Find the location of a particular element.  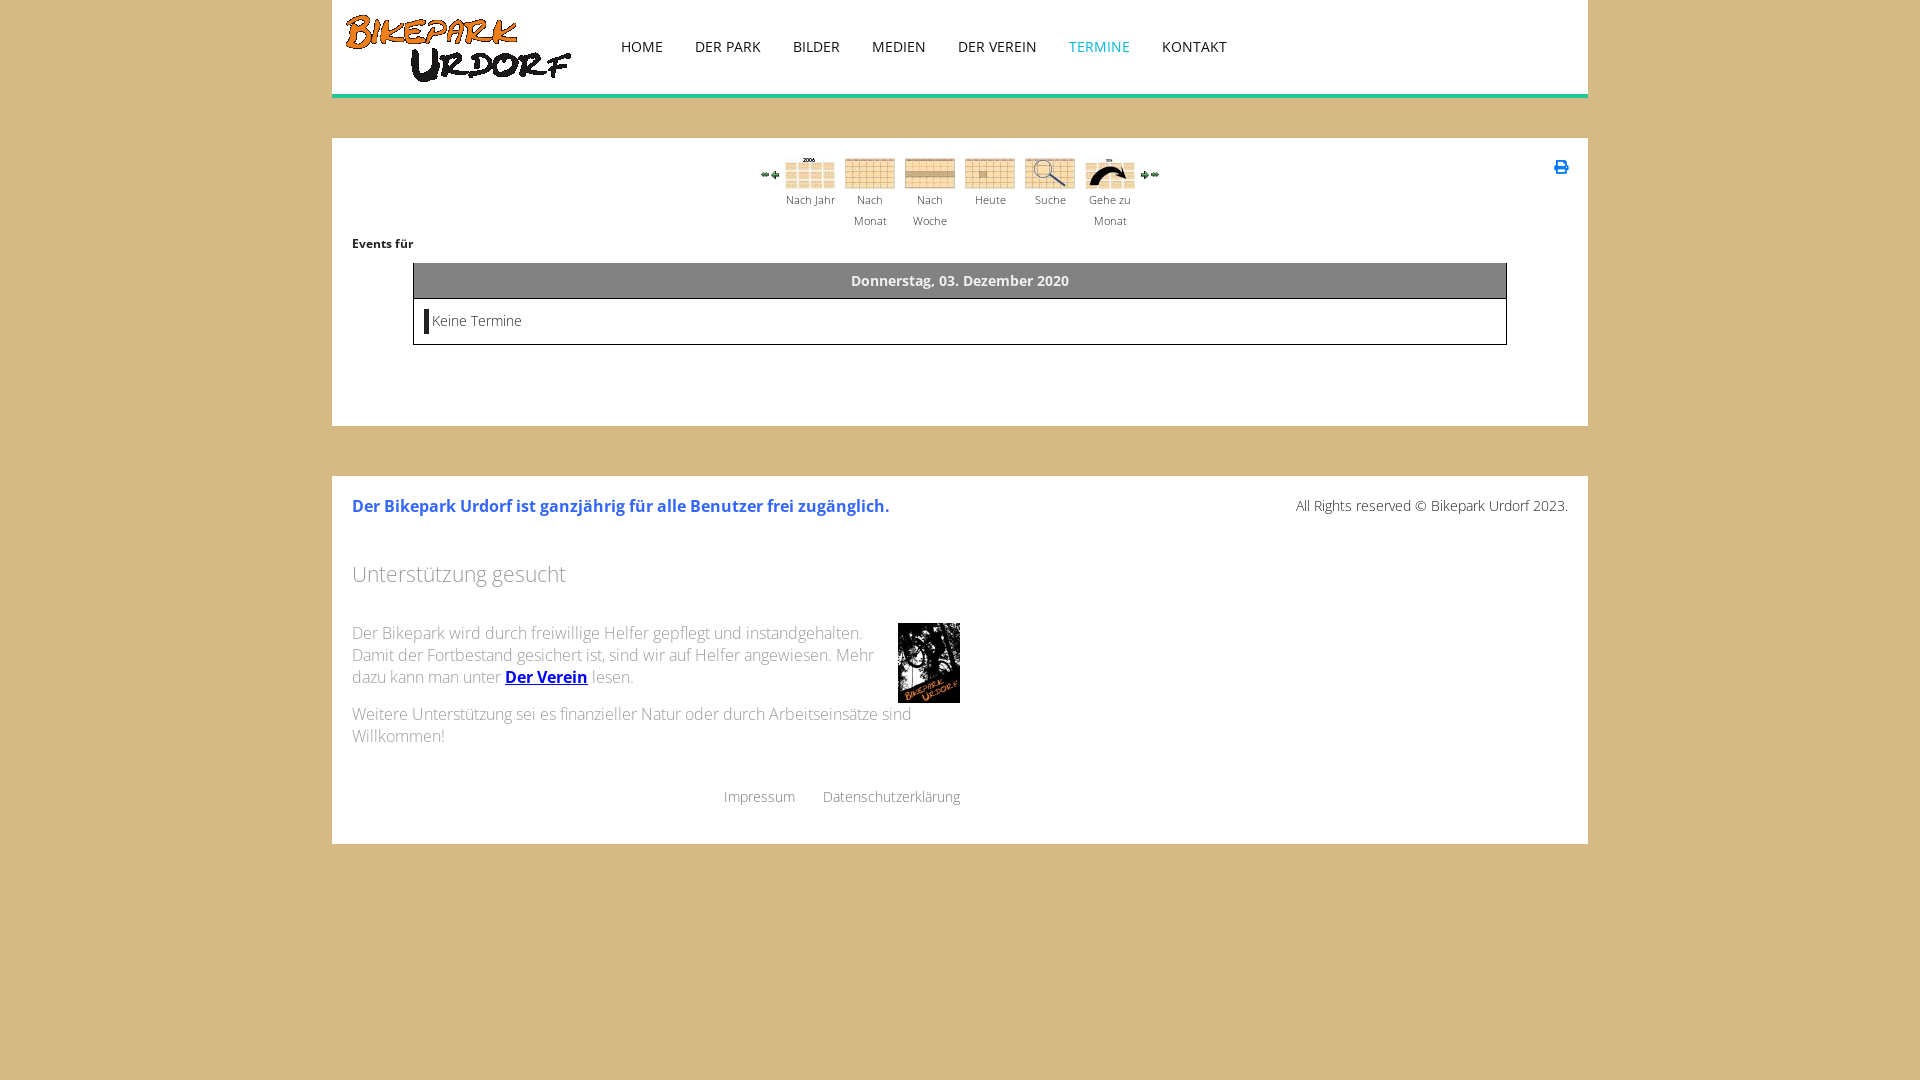

'TERMINE' is located at coordinates (1098, 45).